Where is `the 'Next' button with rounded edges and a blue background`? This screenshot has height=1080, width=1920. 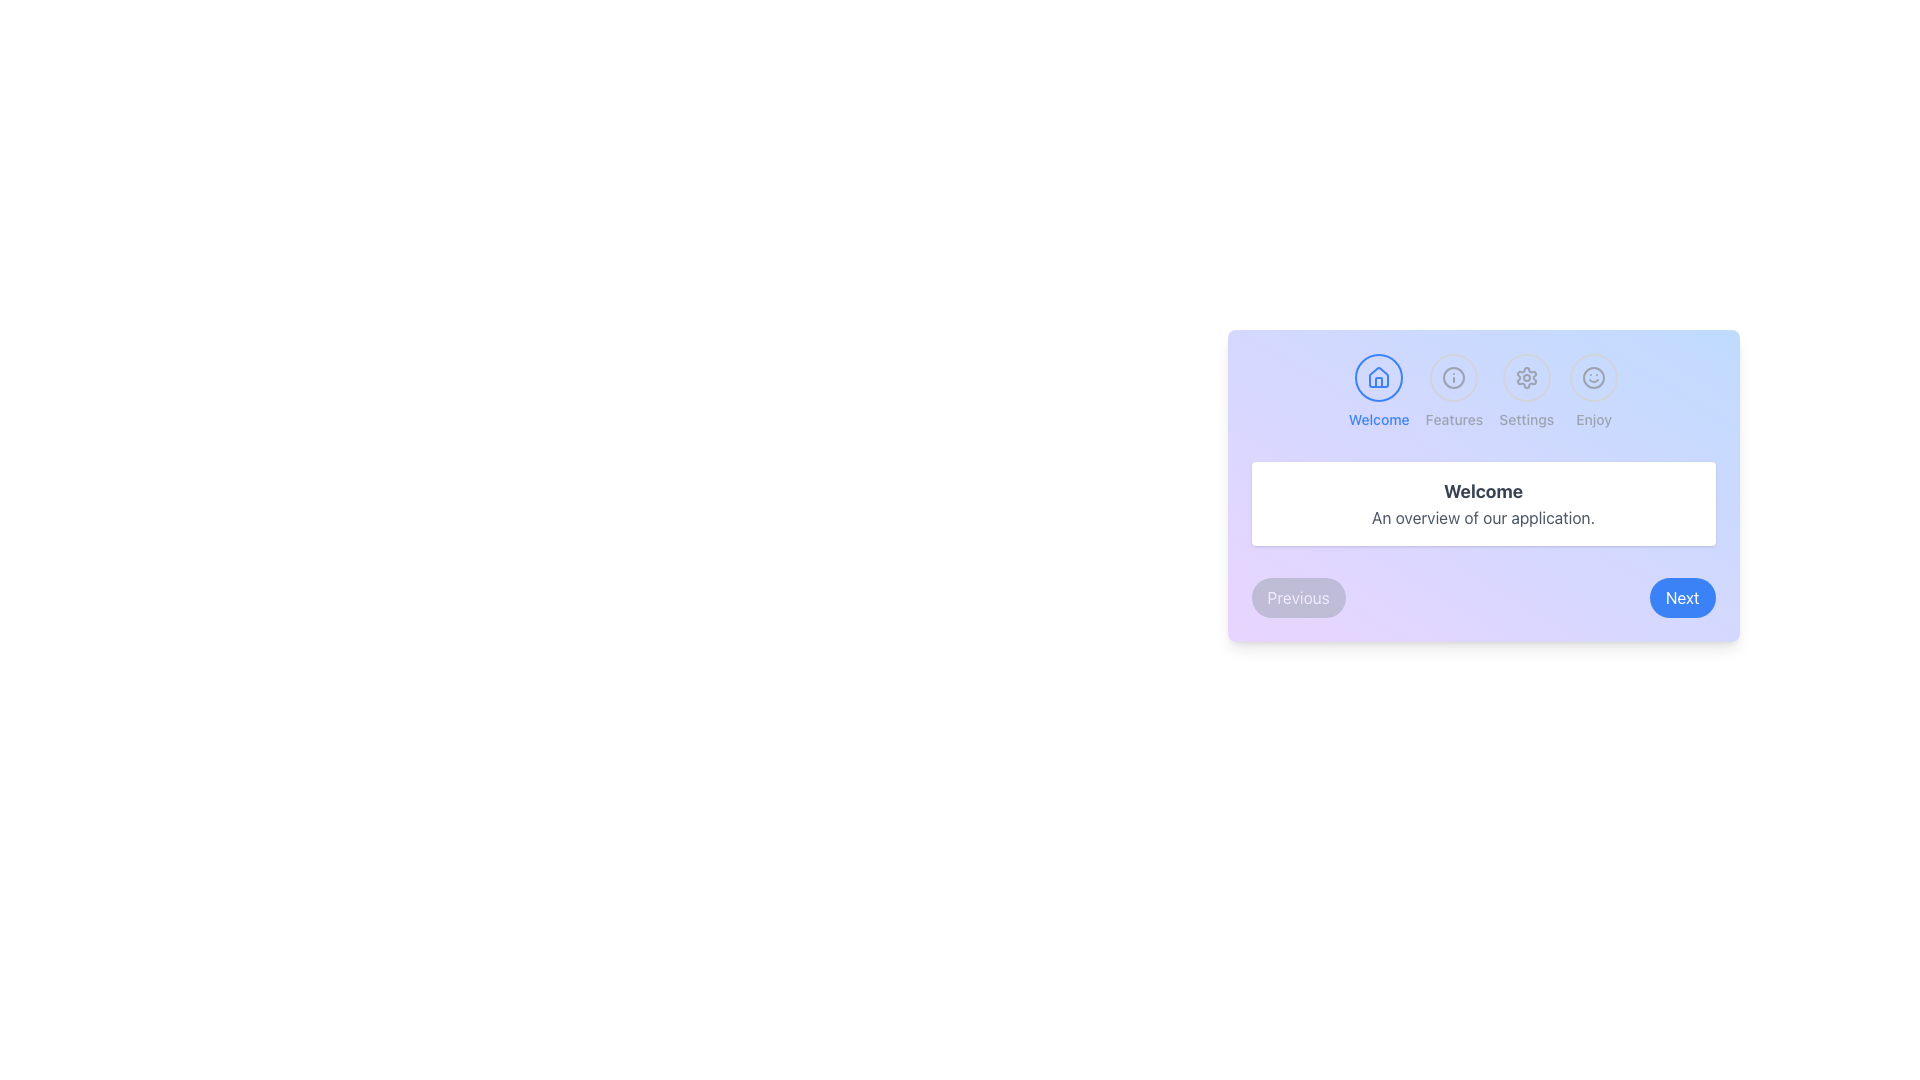 the 'Next' button with rounded edges and a blue background is located at coordinates (1681, 596).